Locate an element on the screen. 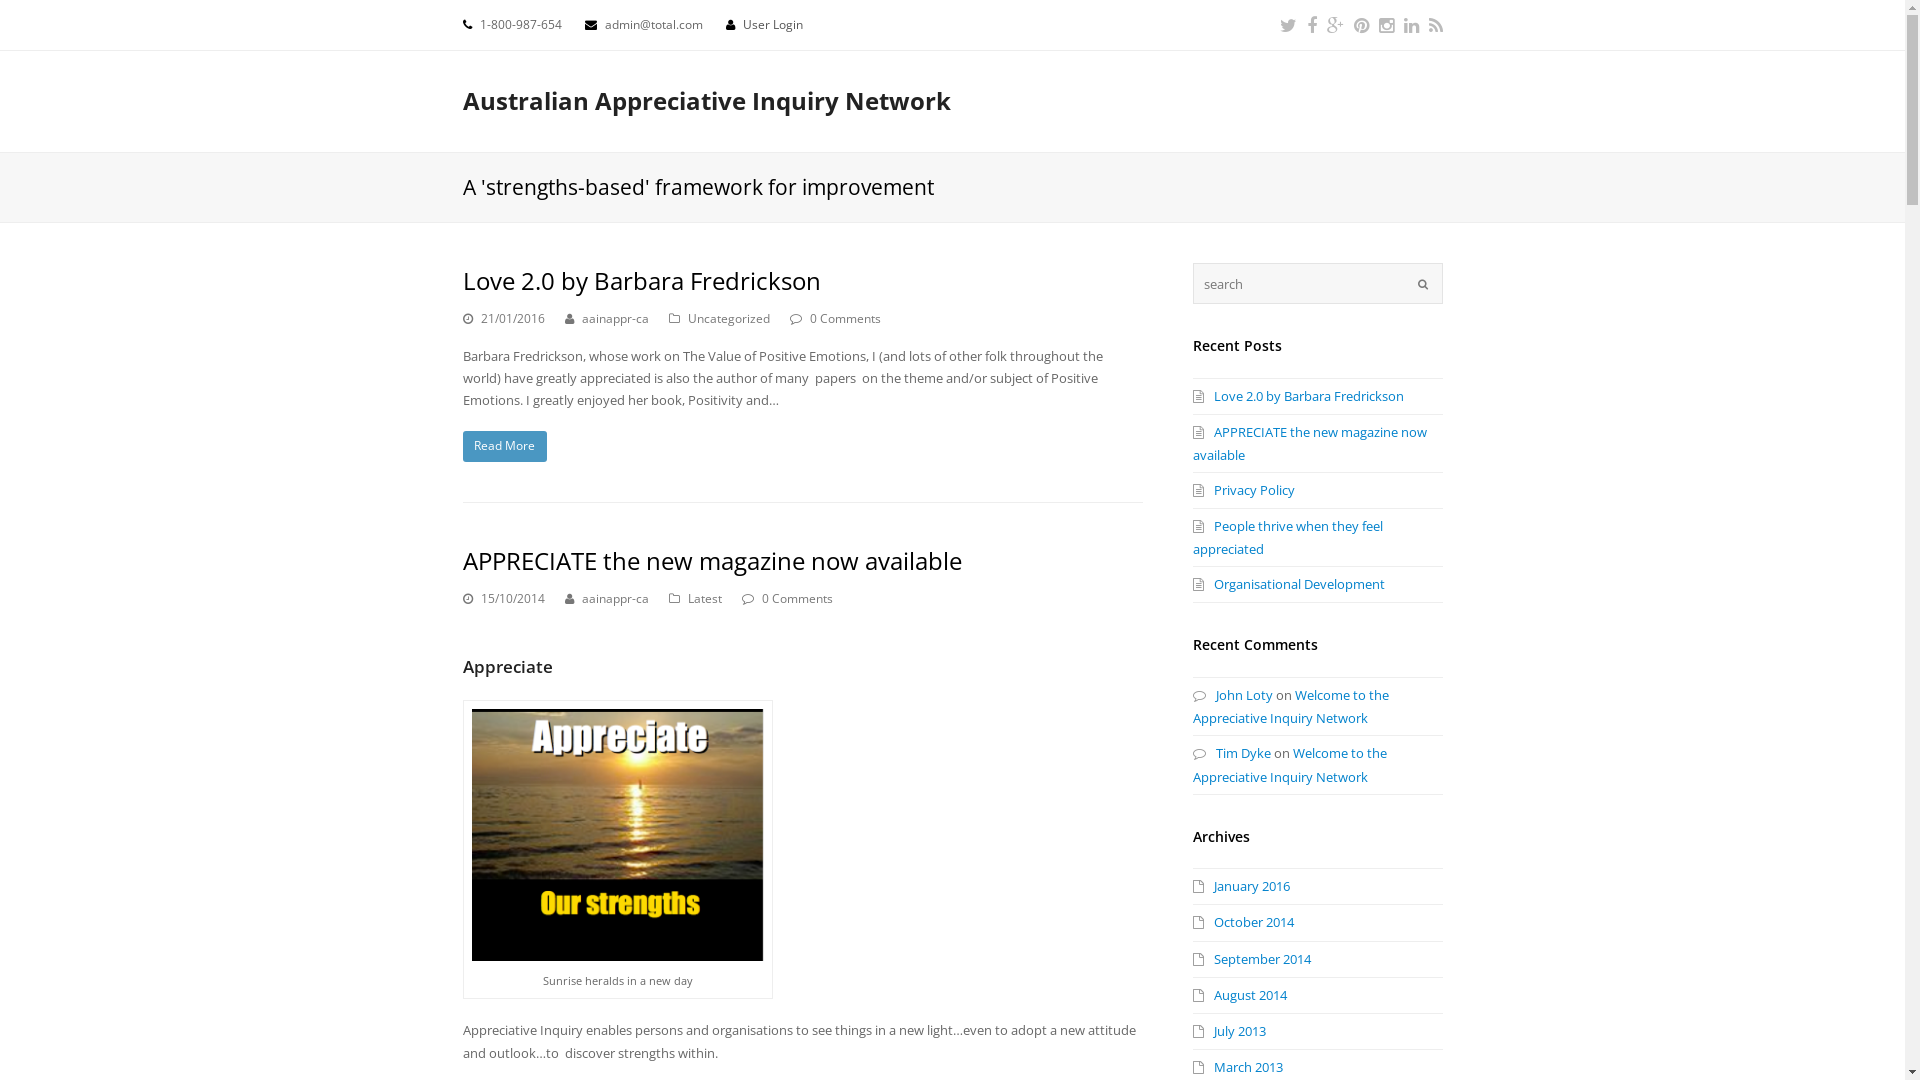 This screenshot has height=1080, width=1920. 'Organisational Development' is located at coordinates (1287, 583).